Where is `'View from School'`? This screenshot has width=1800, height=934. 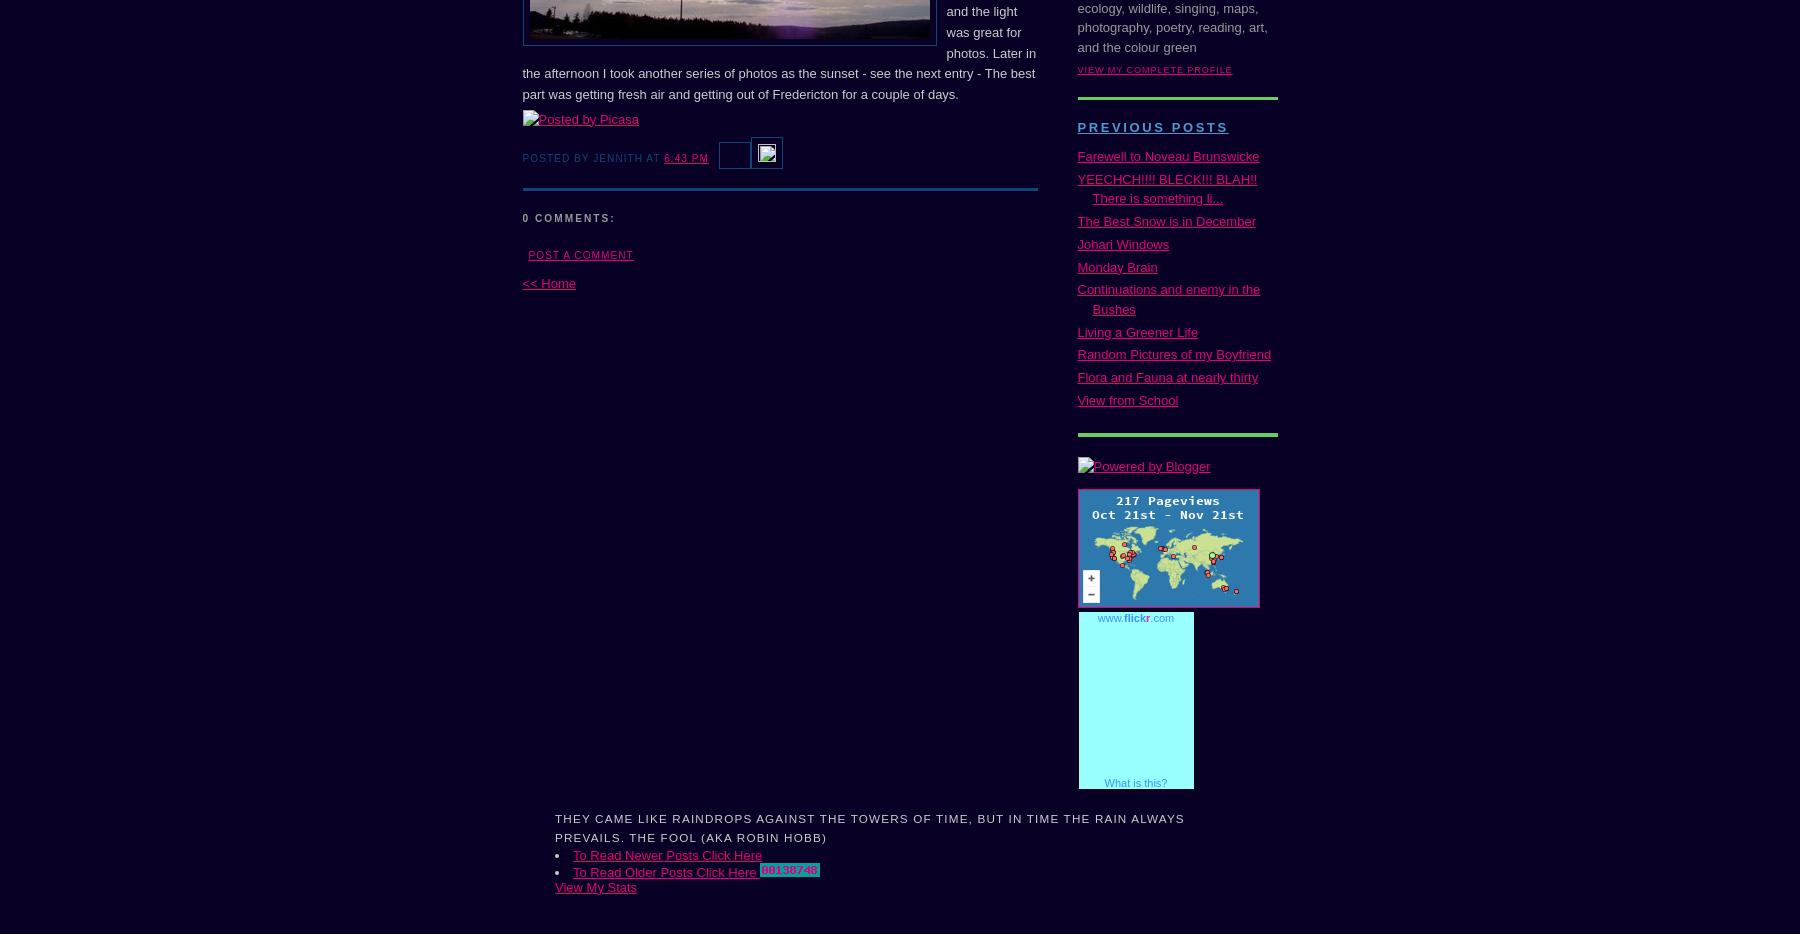 'View from School' is located at coordinates (1126, 398).